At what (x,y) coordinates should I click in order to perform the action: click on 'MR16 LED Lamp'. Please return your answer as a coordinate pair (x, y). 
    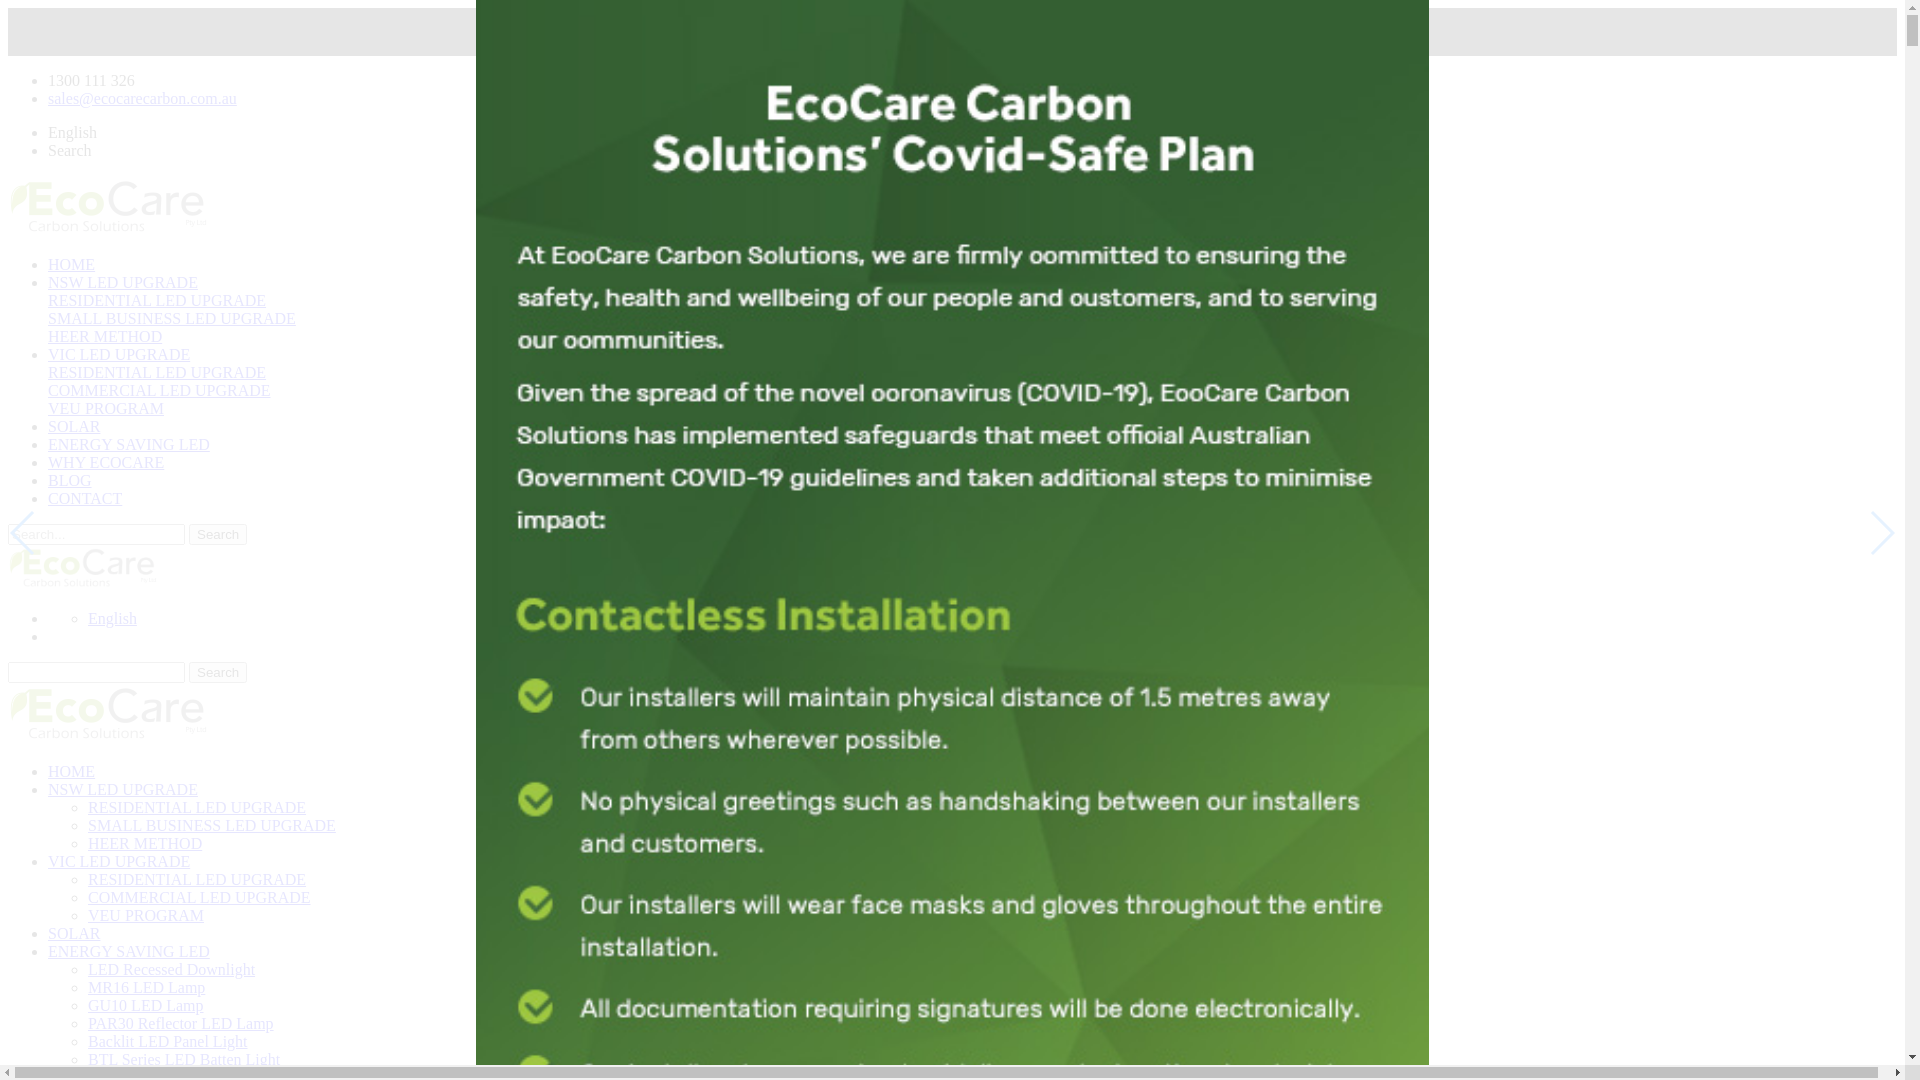
    Looking at the image, I should click on (145, 986).